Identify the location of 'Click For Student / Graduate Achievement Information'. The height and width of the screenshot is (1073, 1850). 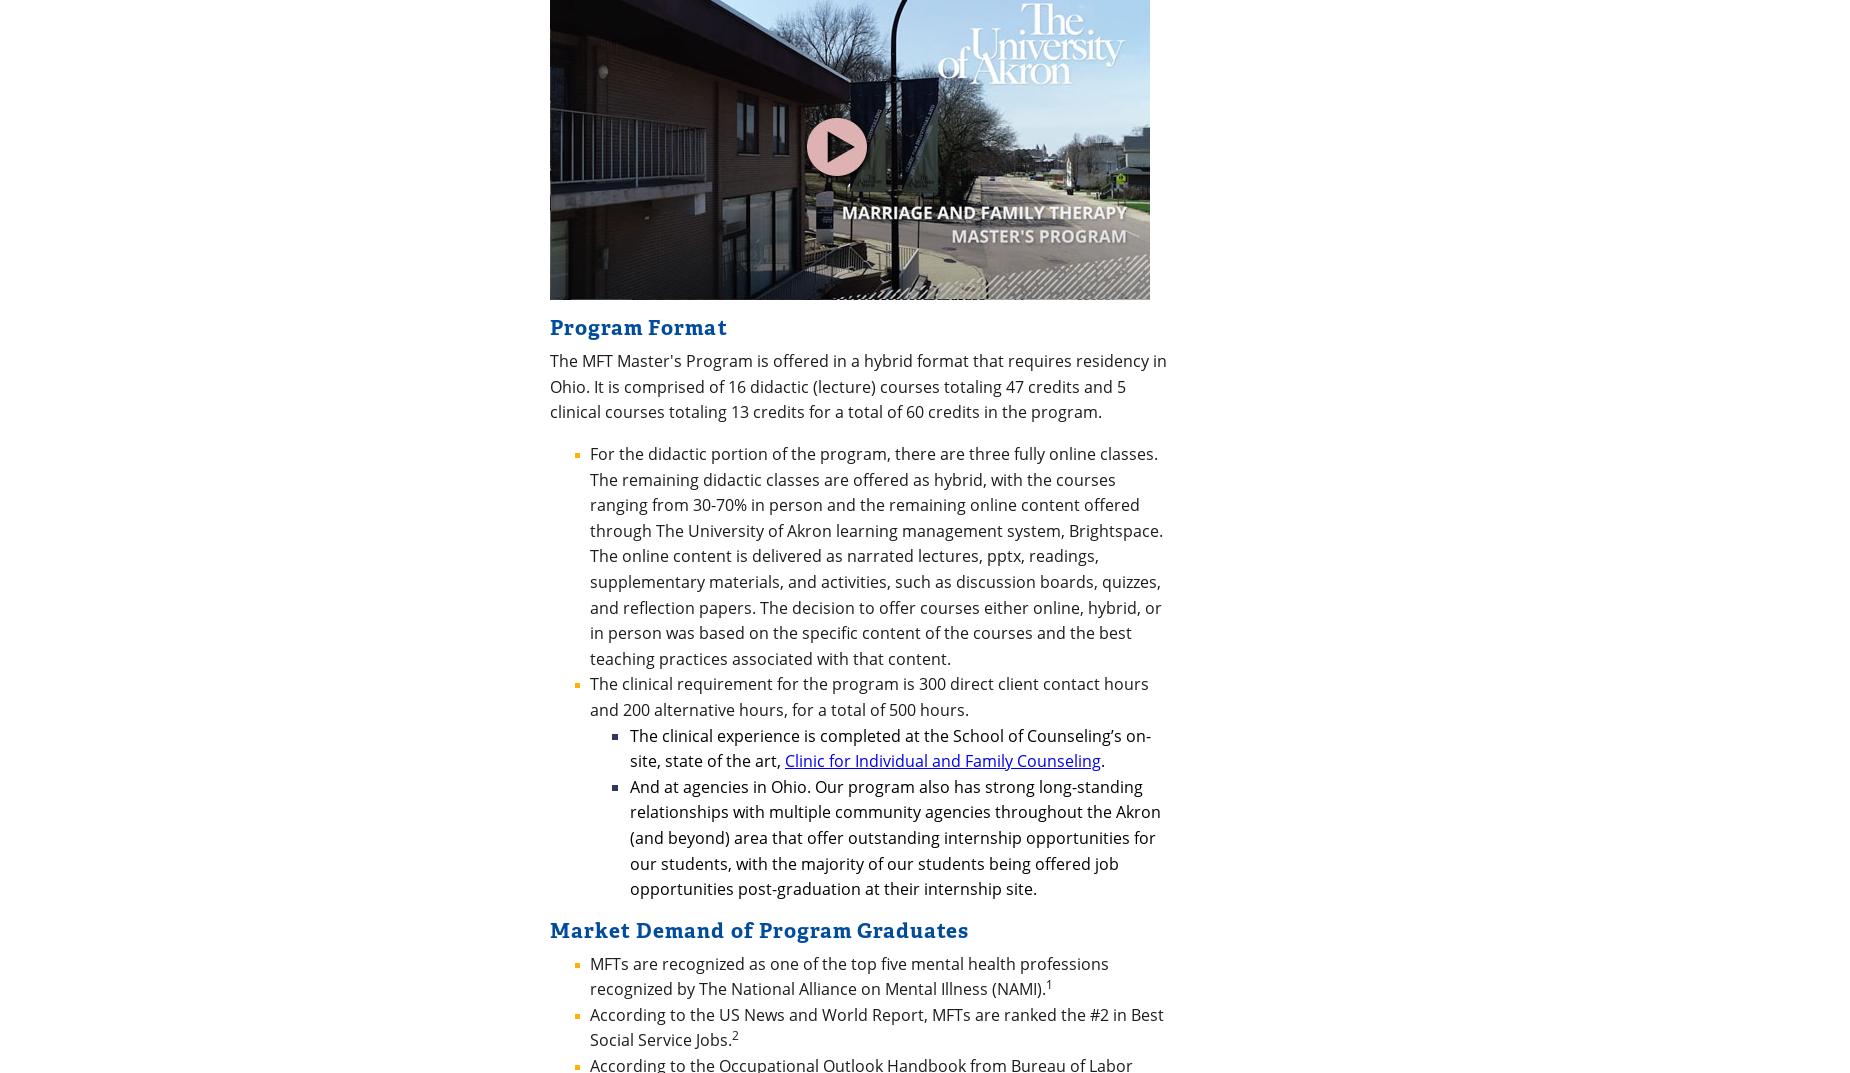
(859, 459).